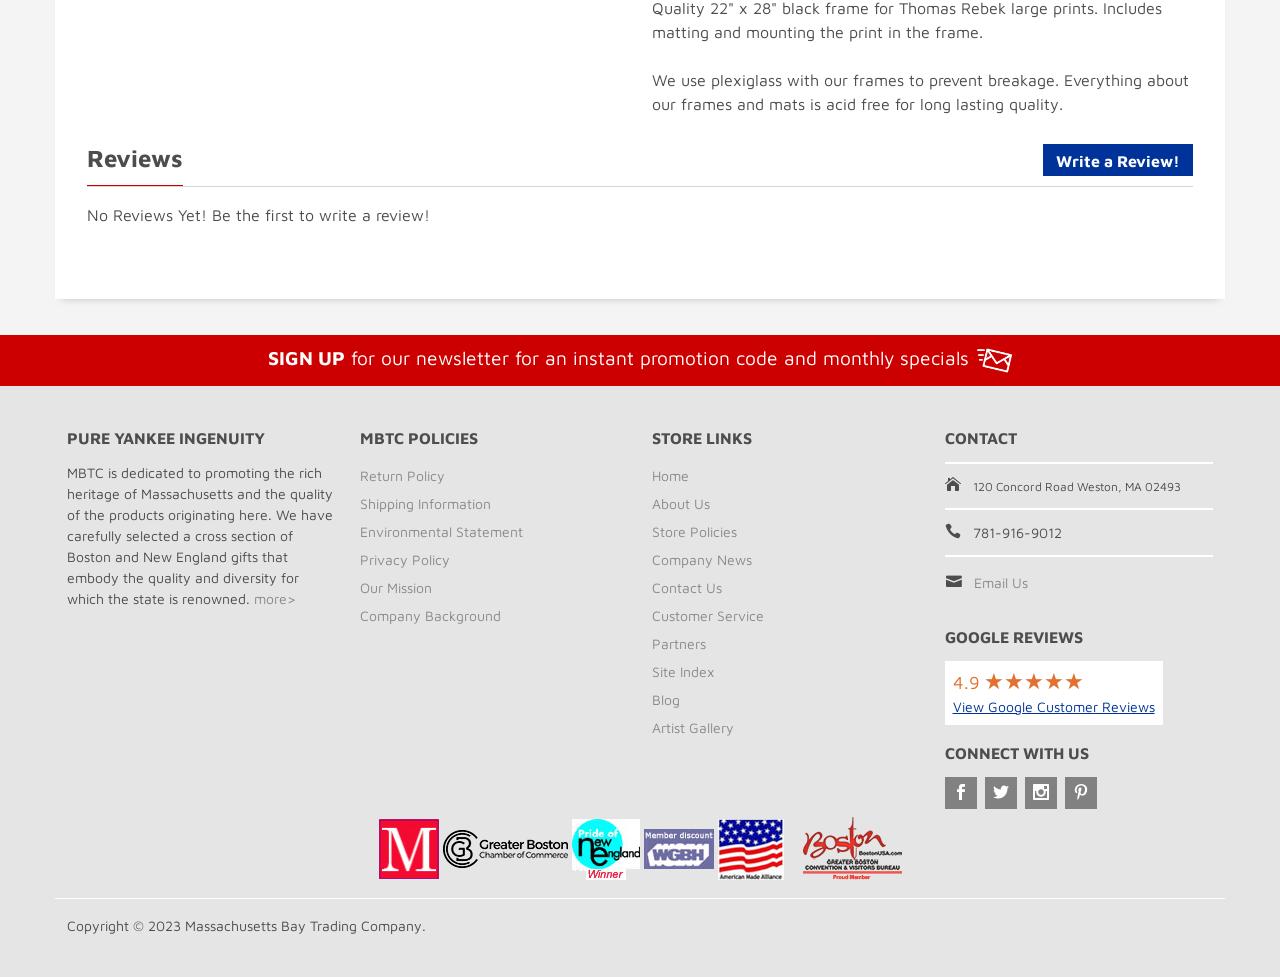 Image resolution: width=1280 pixels, height=977 pixels. What do you see at coordinates (428, 613) in the screenshot?
I see `'Company Background'` at bounding box center [428, 613].